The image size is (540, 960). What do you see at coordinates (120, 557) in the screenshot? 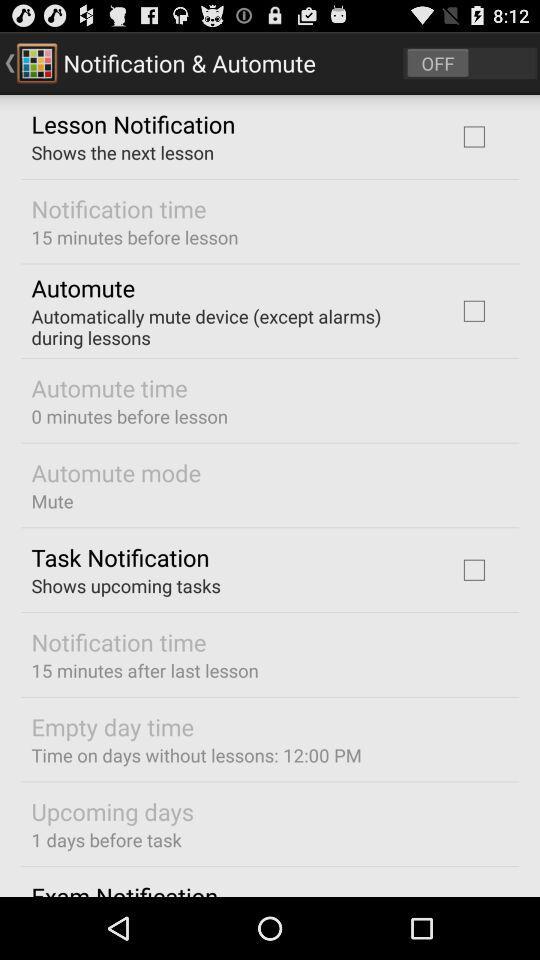
I see `the app above shows upcoming tasks item` at bounding box center [120, 557].